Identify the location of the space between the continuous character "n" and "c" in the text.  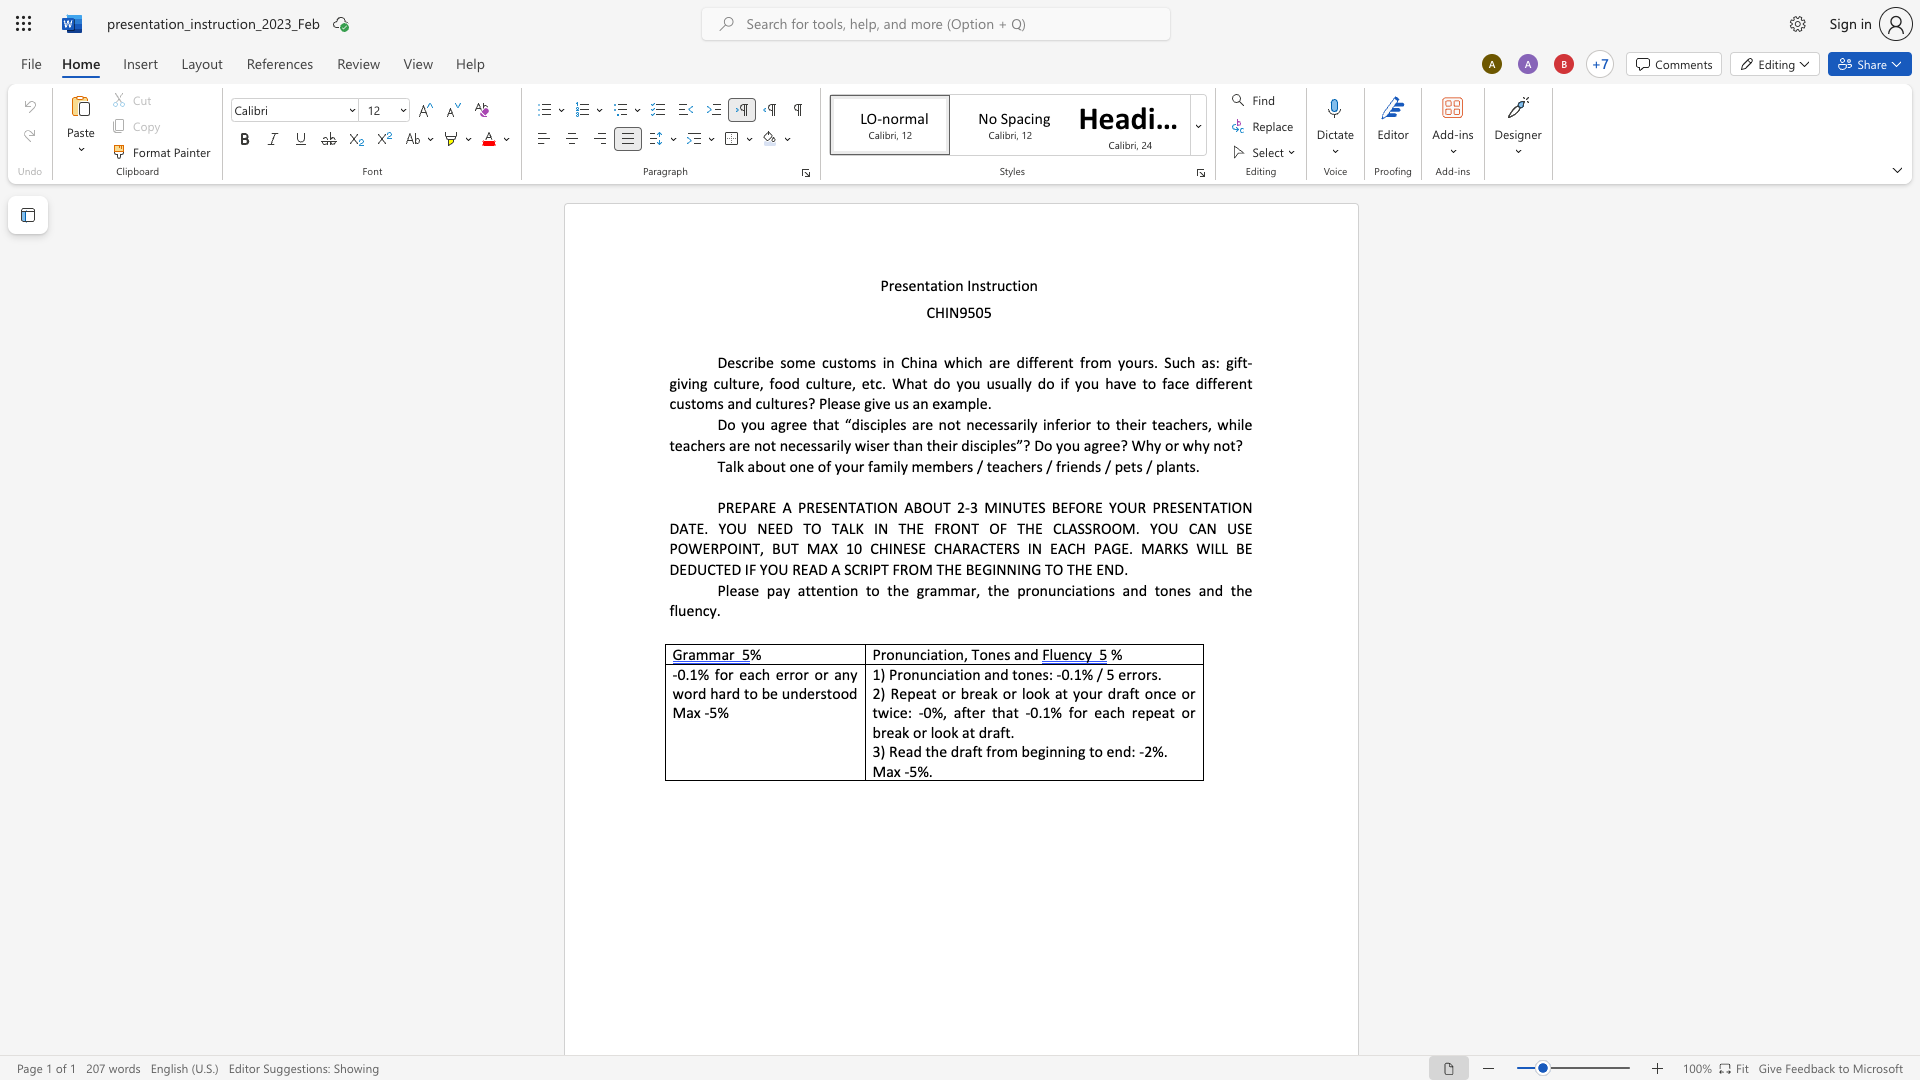
(918, 654).